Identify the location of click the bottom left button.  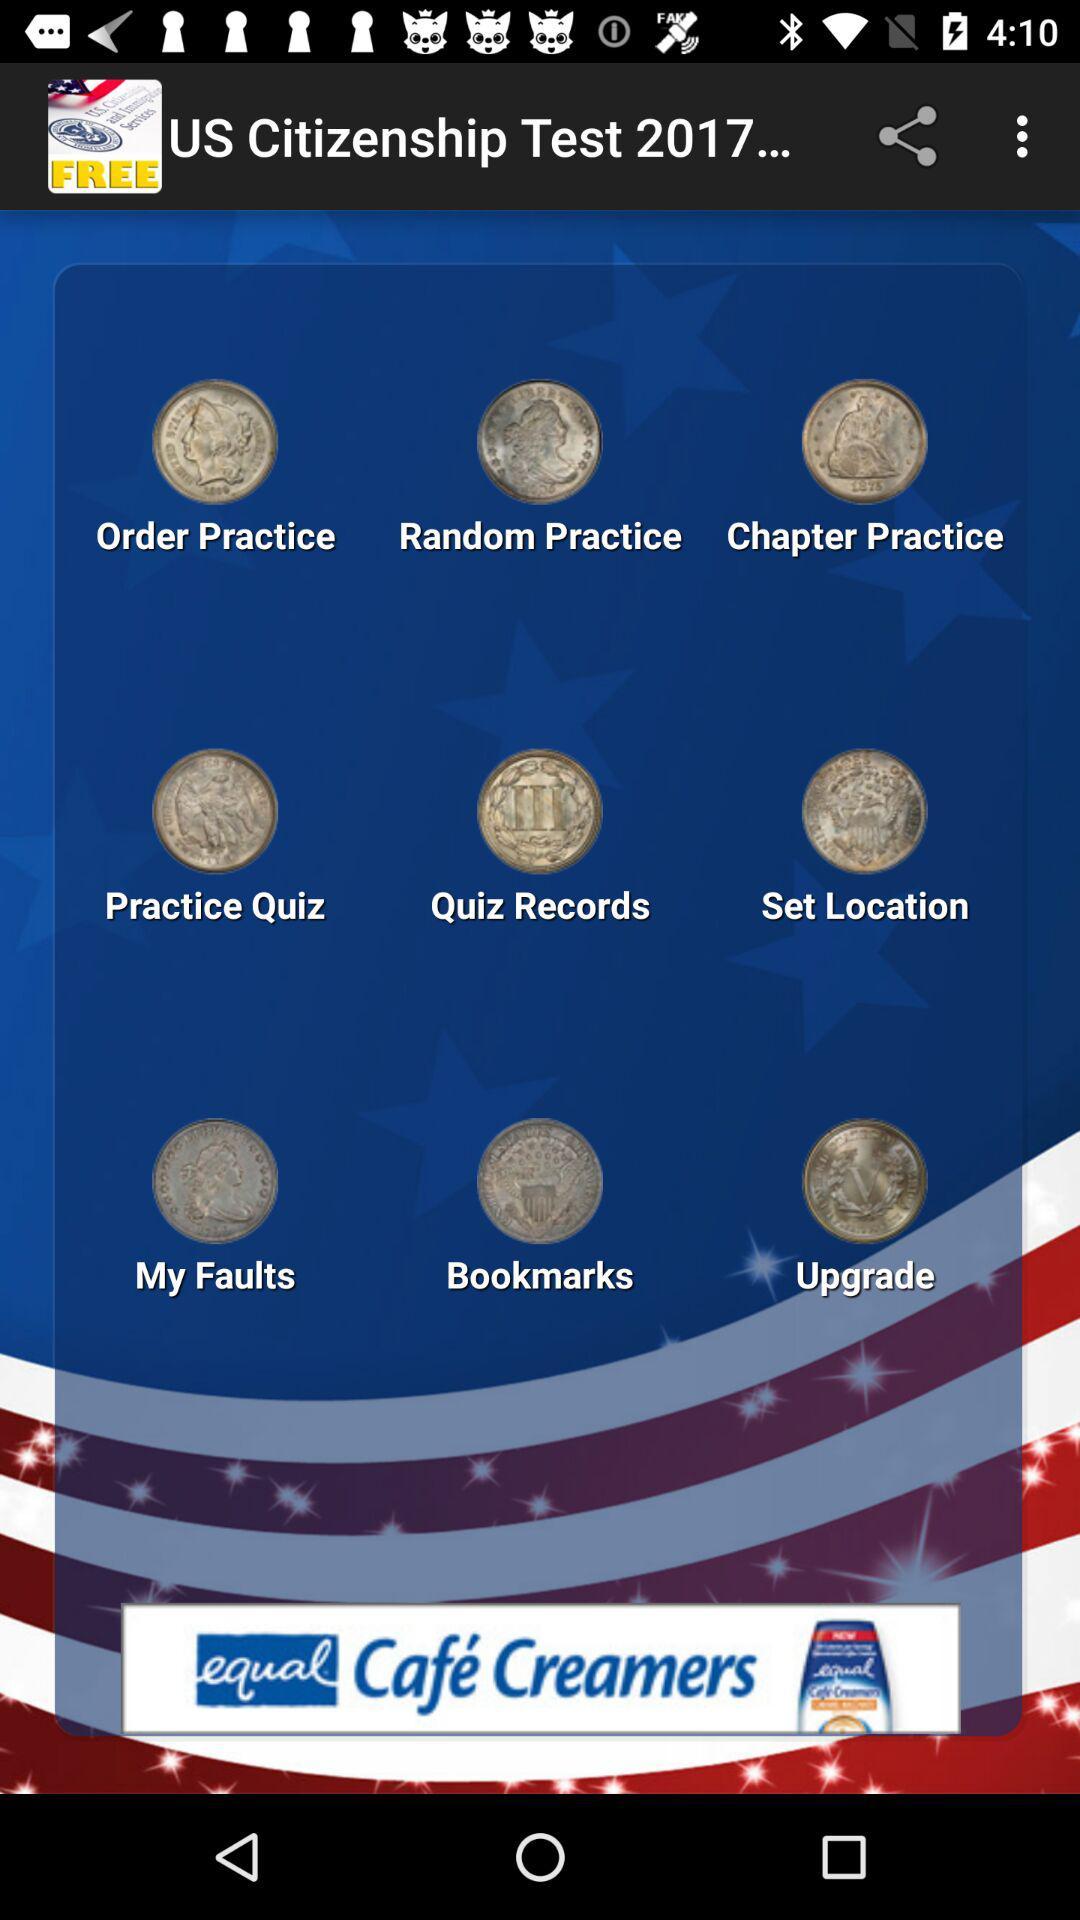
(215, 1181).